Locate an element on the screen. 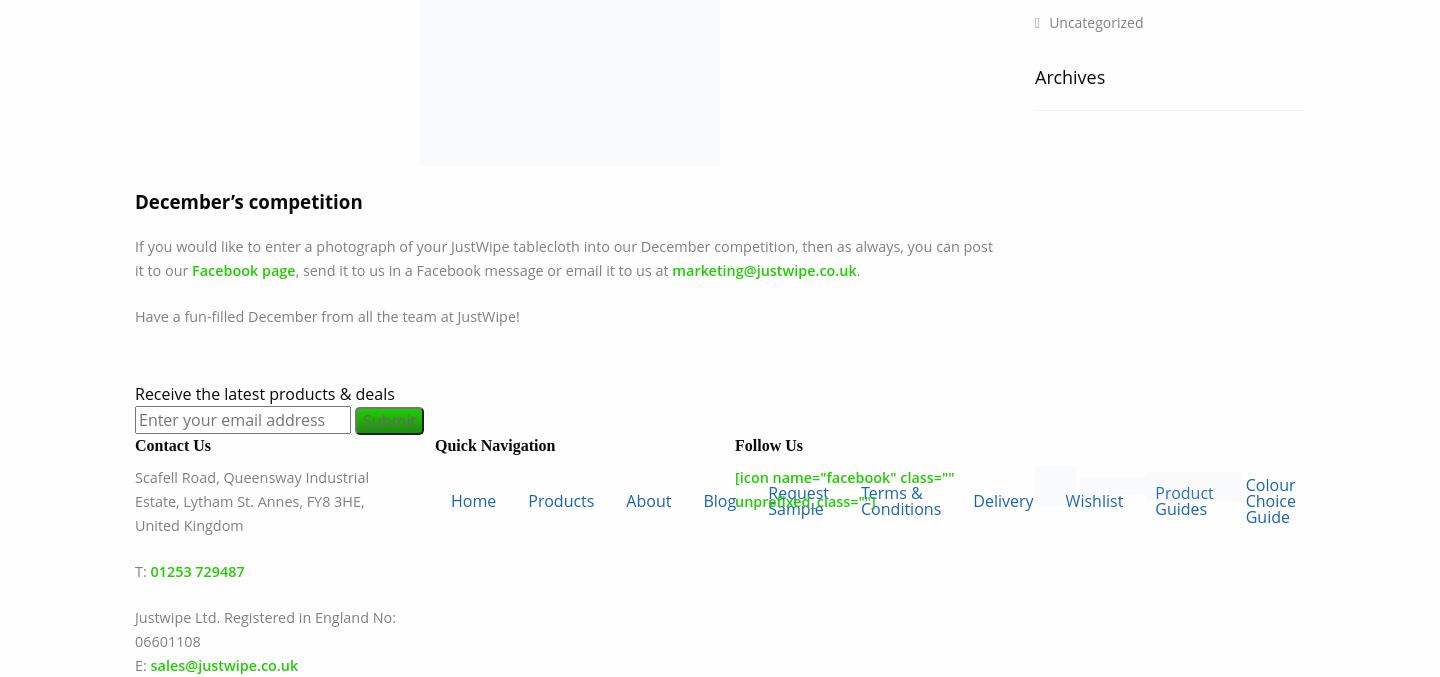  'Facebook page' is located at coordinates (191, 269).